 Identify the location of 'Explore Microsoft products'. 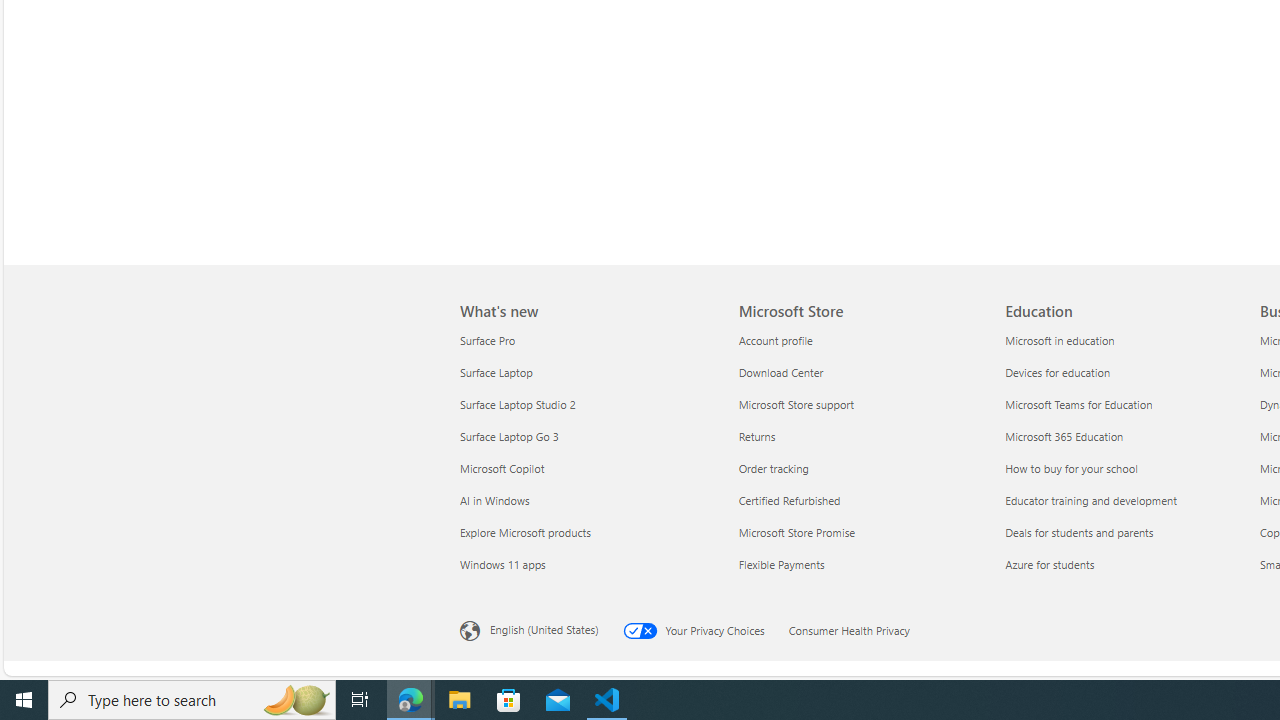
(586, 531).